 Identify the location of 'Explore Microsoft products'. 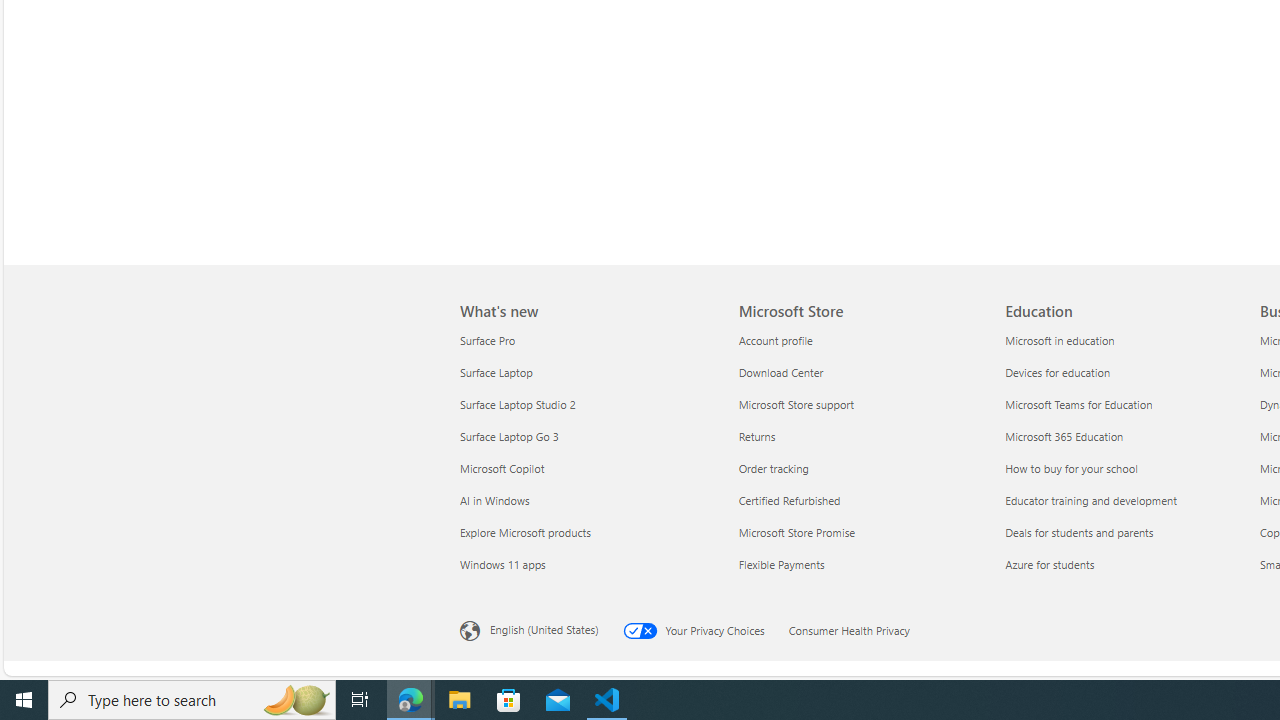
(586, 531).